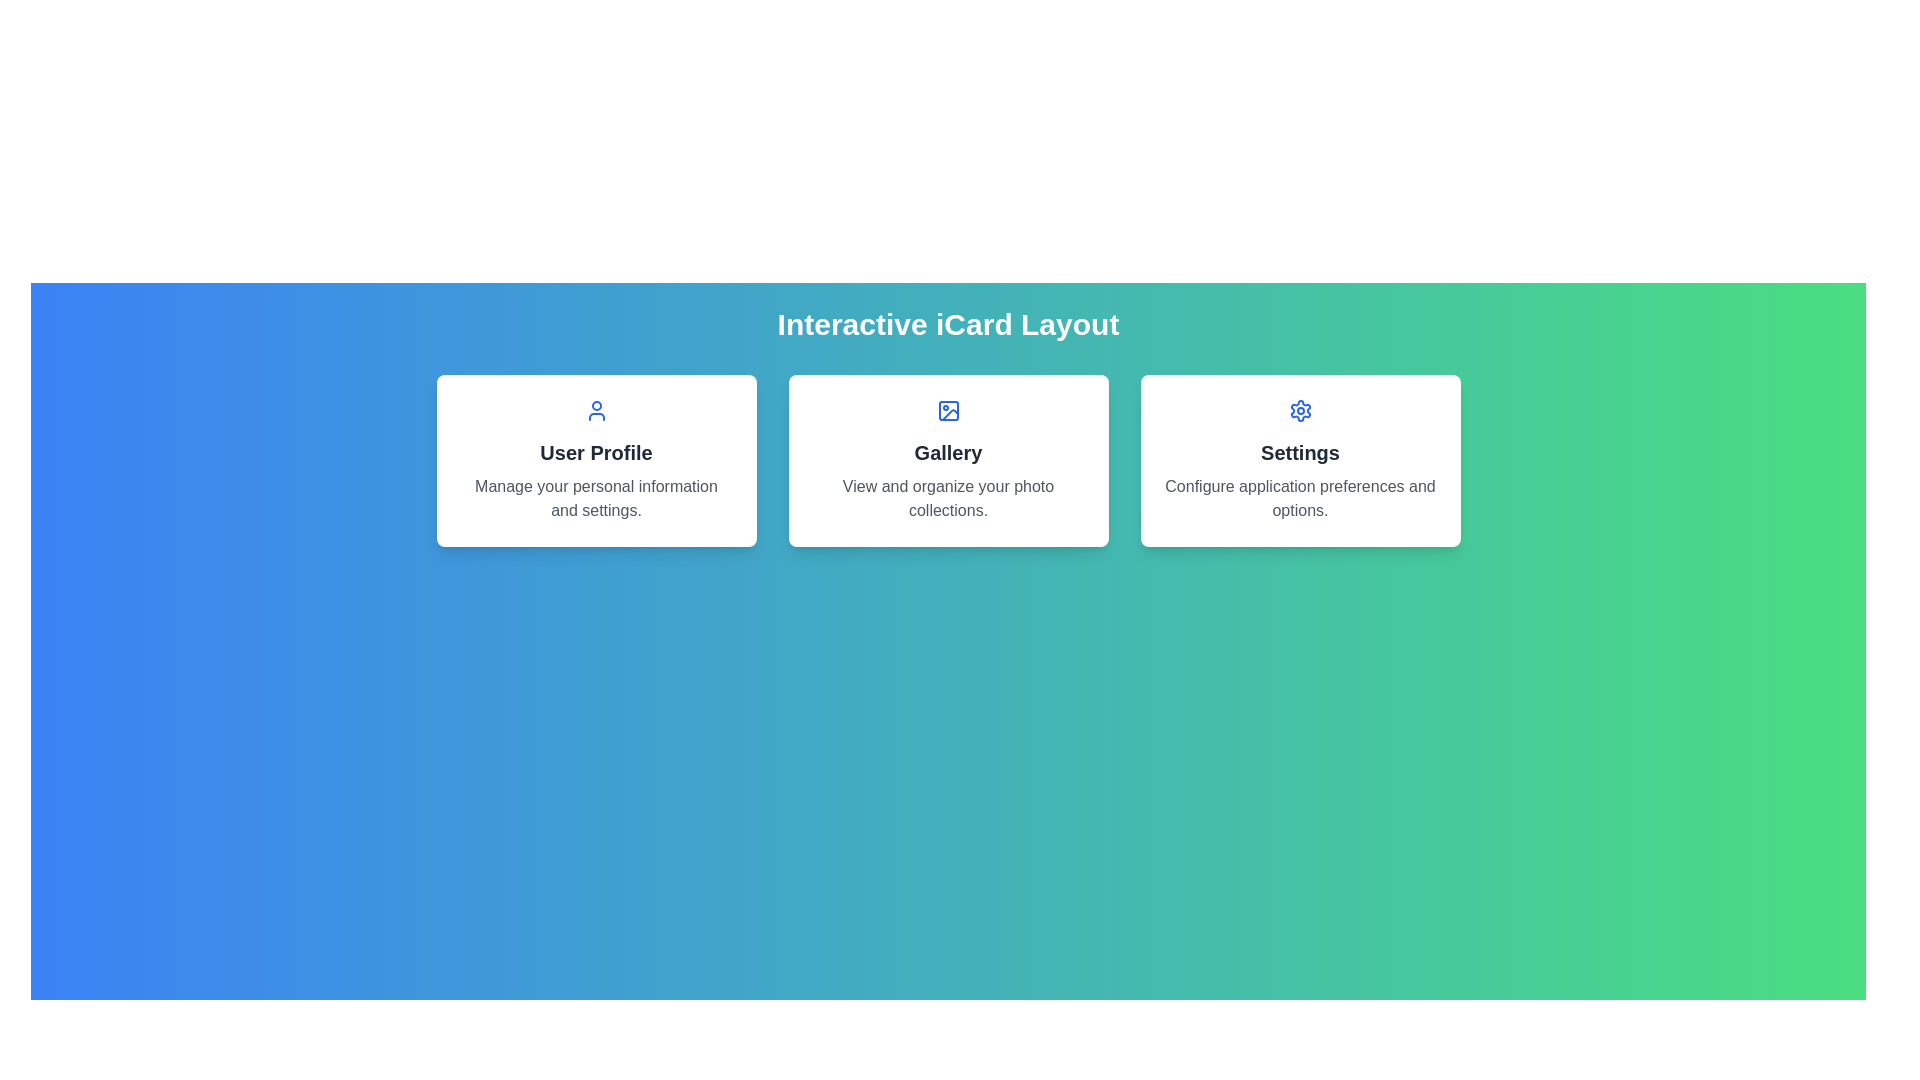 This screenshot has height=1080, width=1920. Describe the element at coordinates (947, 452) in the screenshot. I see `text of the 'Gallery' label, which is a bold, large font text styled in dark gray, prominently positioned in the middle part of the card` at that location.